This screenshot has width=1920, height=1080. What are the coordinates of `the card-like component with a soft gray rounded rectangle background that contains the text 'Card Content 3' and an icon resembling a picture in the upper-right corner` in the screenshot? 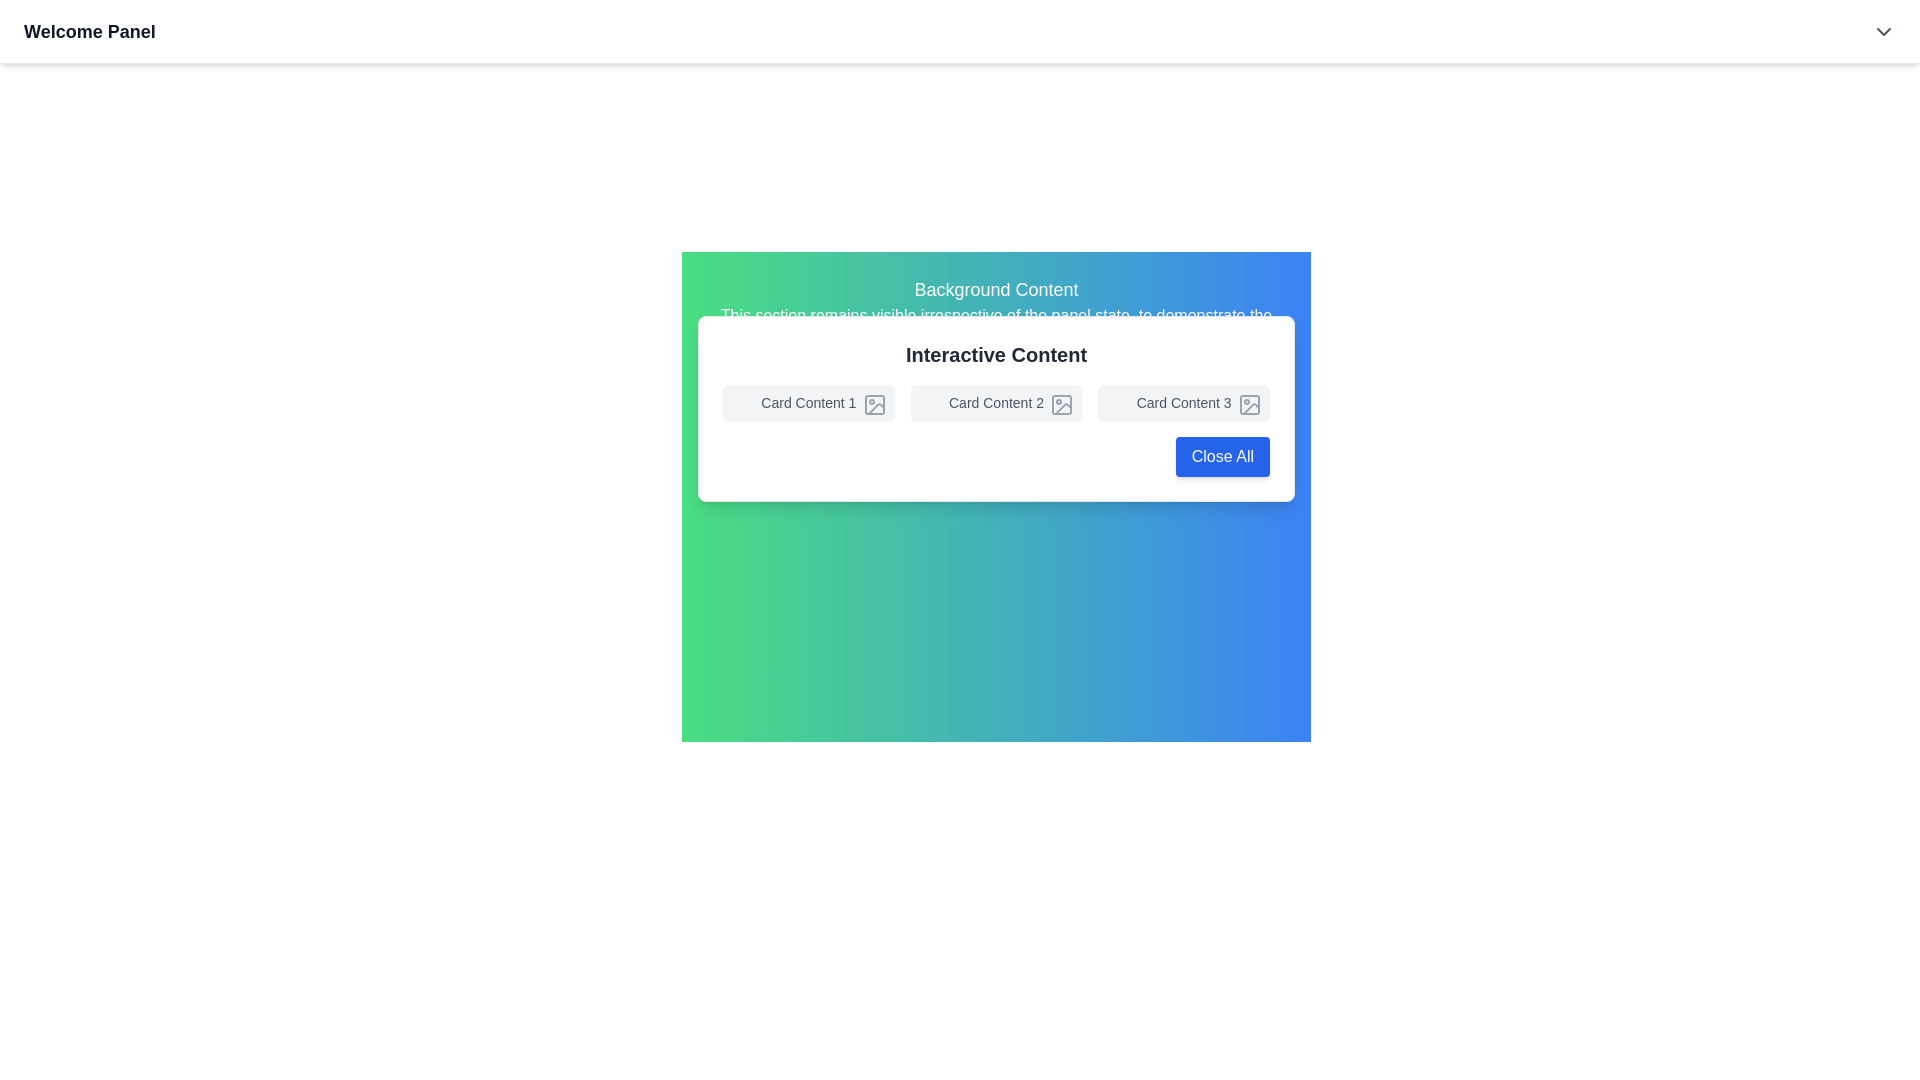 It's located at (1184, 402).